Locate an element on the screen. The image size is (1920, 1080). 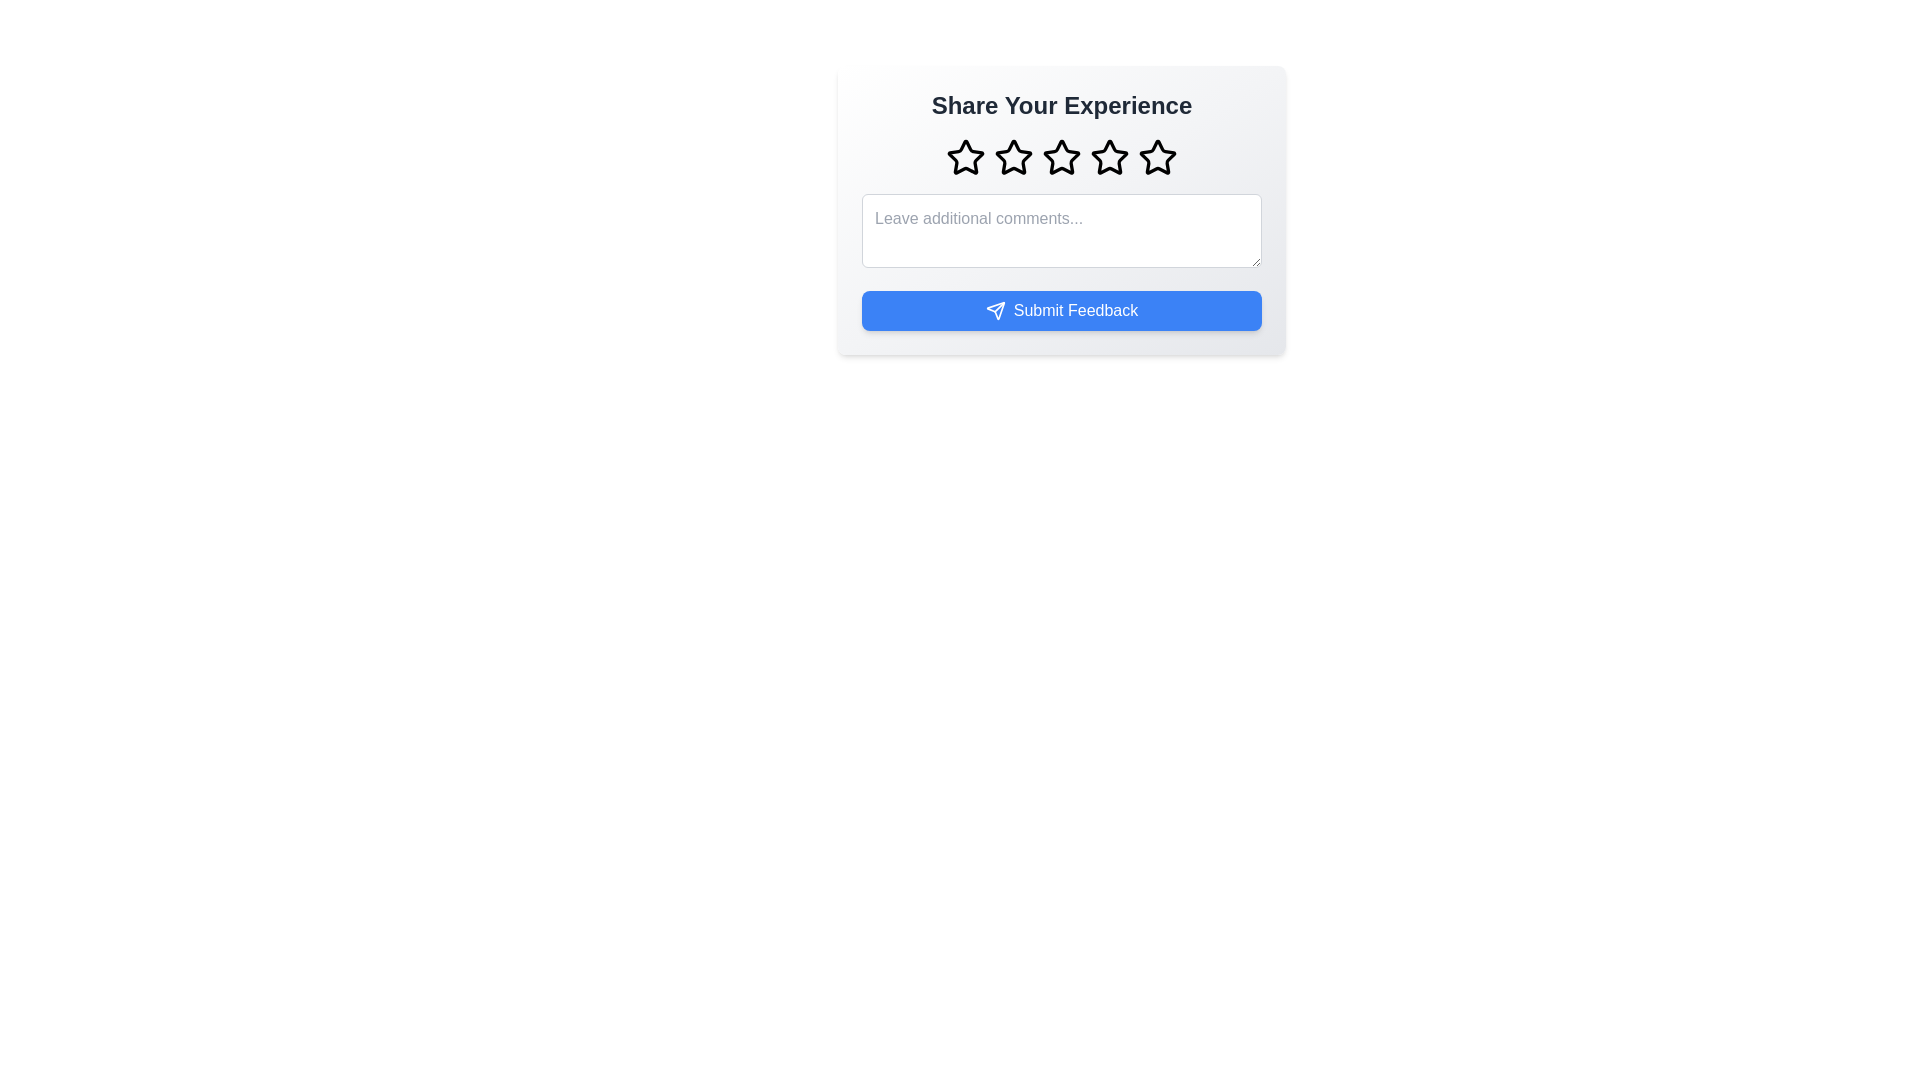
the second star rating button located below the 'Share Your Experience' text and above the comments input field is located at coordinates (1013, 156).